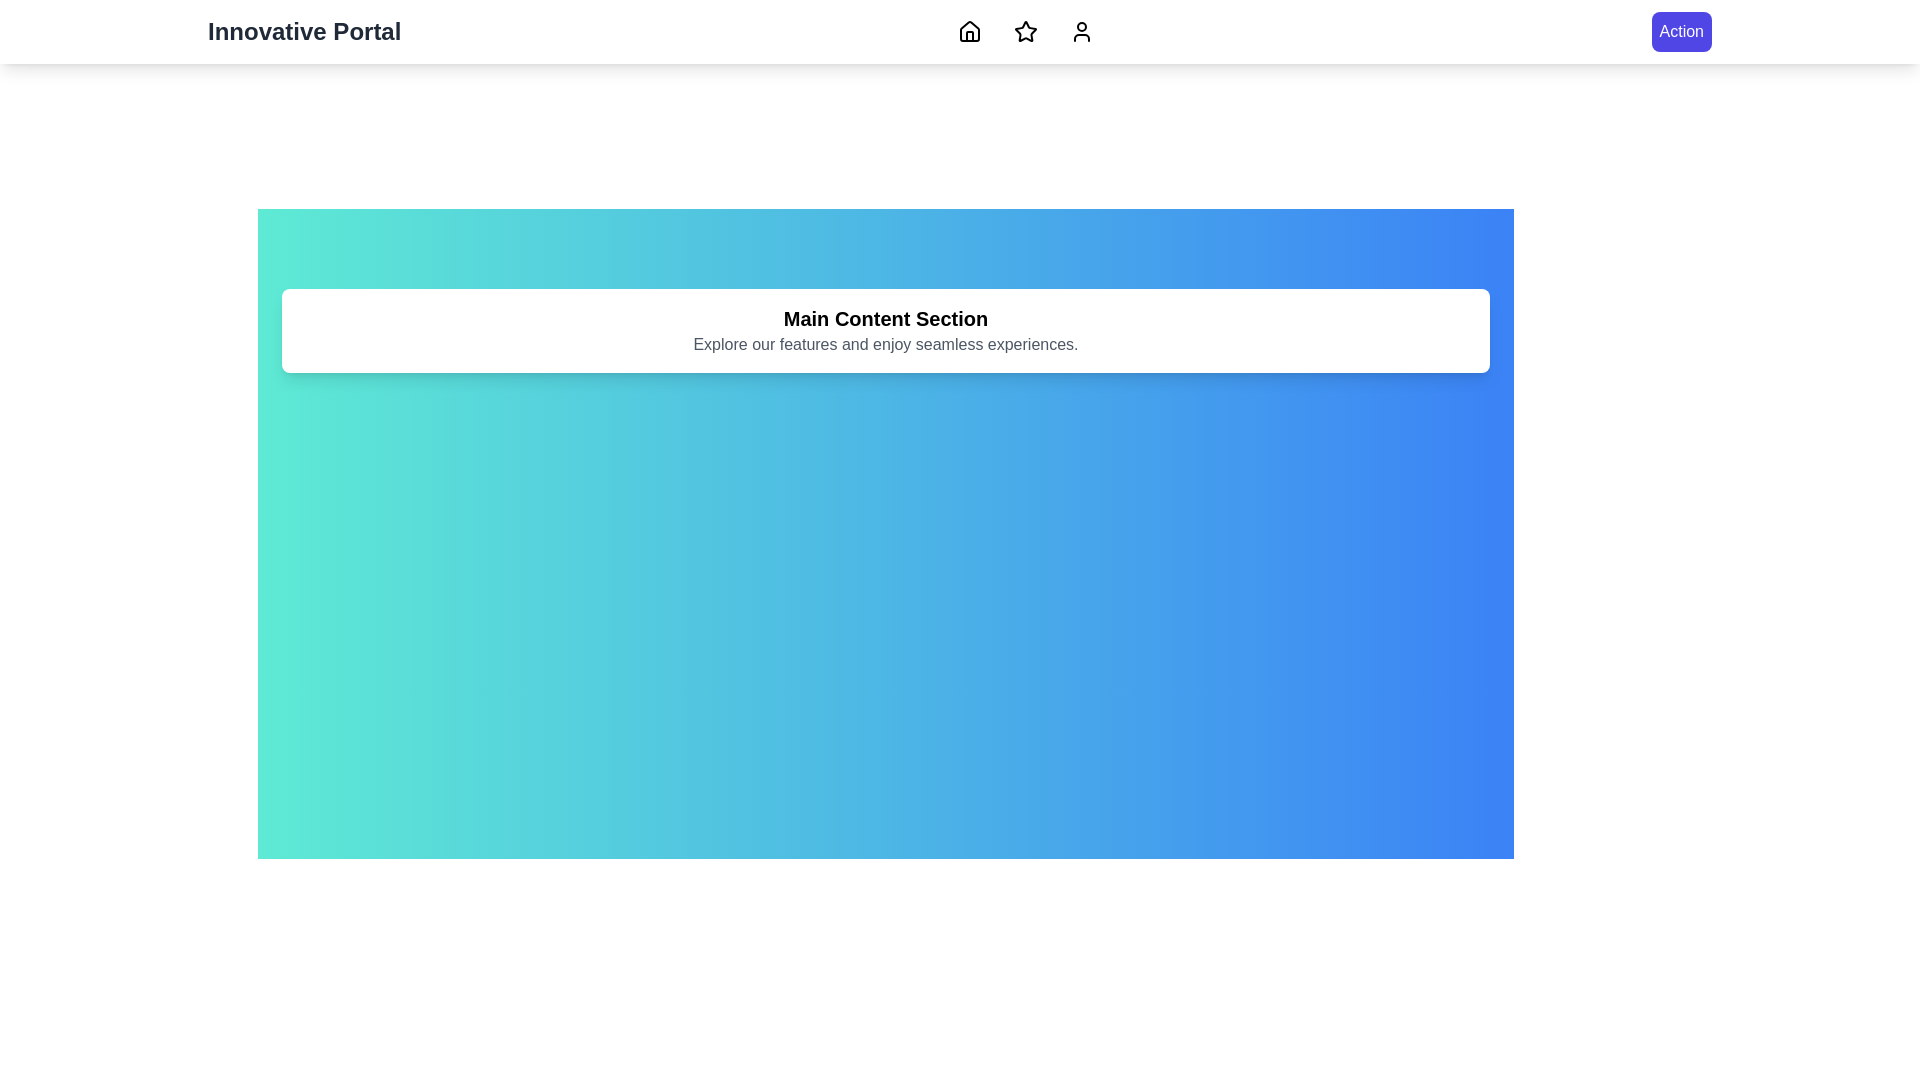 This screenshot has width=1920, height=1080. What do you see at coordinates (885, 318) in the screenshot?
I see `the 'Main Content Section' to focus on it for reading` at bounding box center [885, 318].